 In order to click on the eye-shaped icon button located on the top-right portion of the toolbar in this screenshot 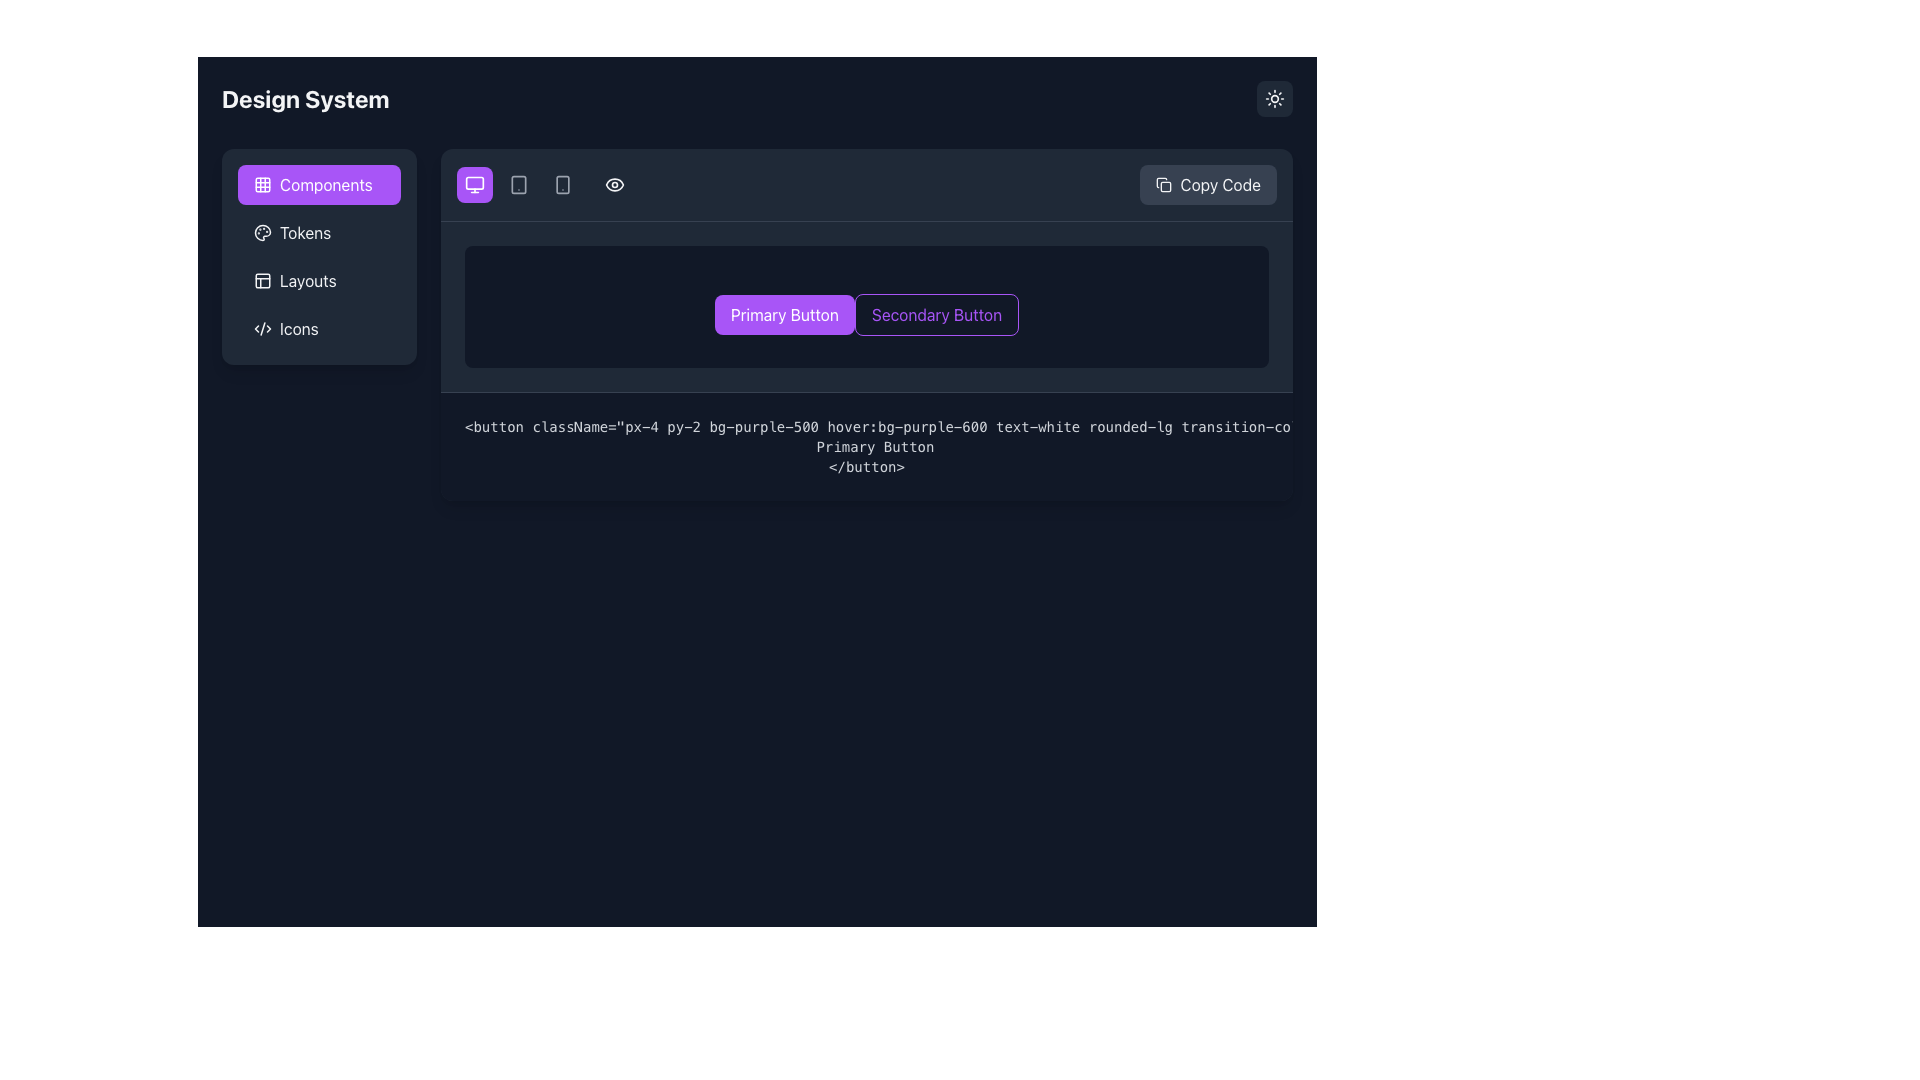, I will do `click(613, 185)`.